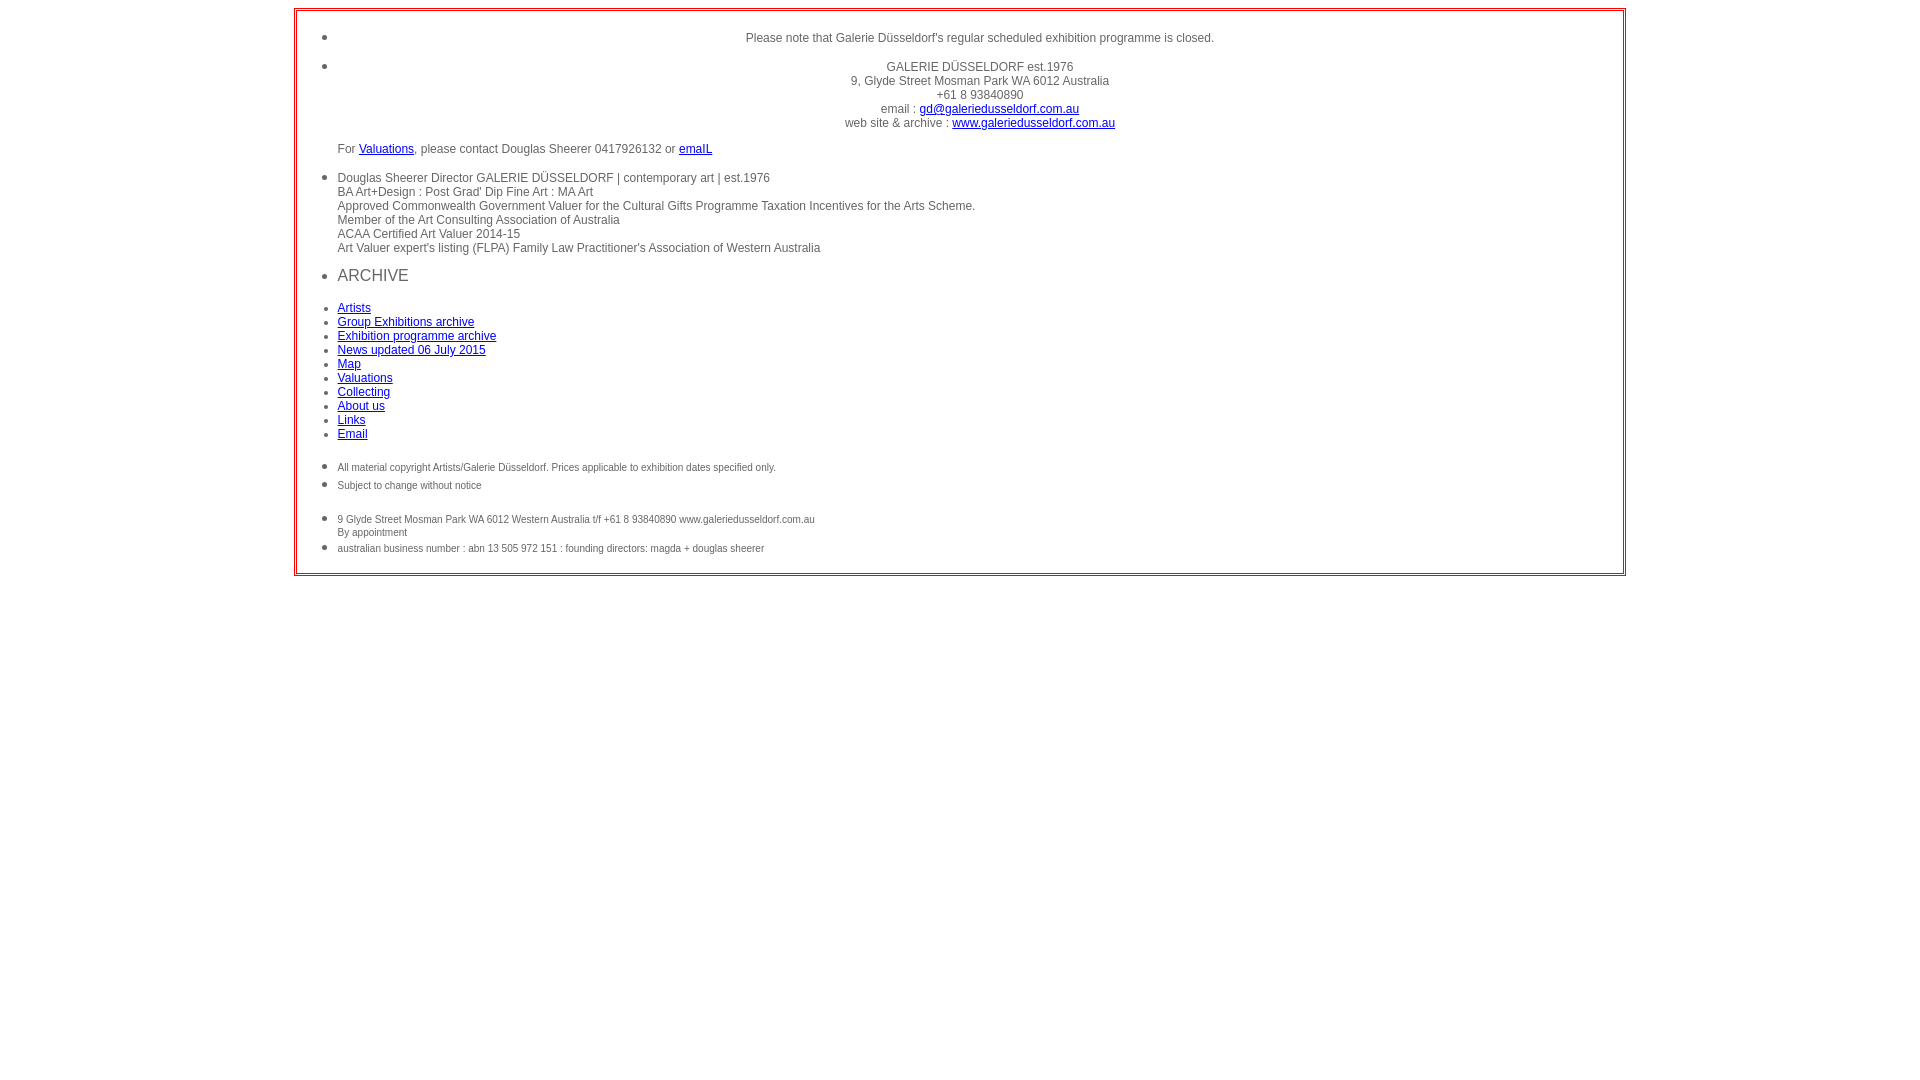 The height and width of the screenshot is (1080, 1920). I want to click on 'emaIL', so click(678, 148).